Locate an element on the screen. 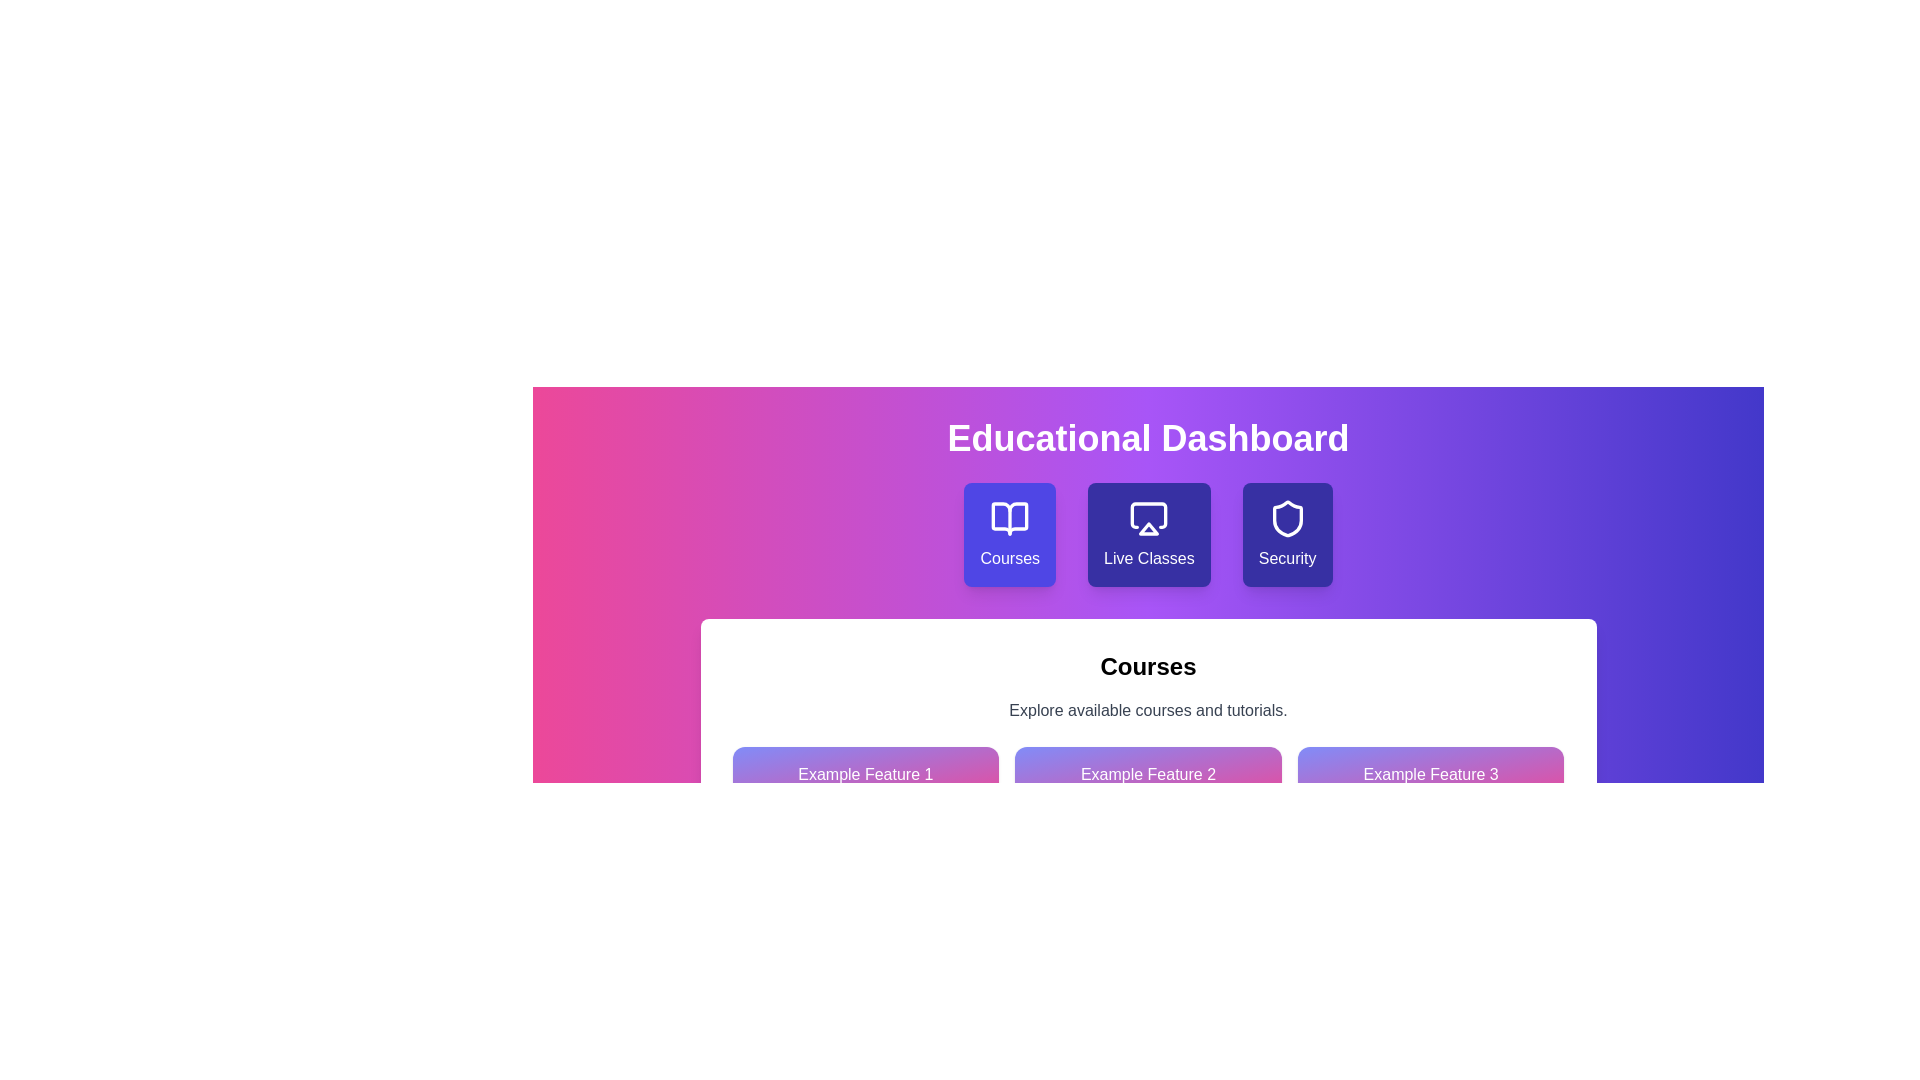  the button labeled 'Courses' to observe the visual effect is located at coordinates (1009, 534).